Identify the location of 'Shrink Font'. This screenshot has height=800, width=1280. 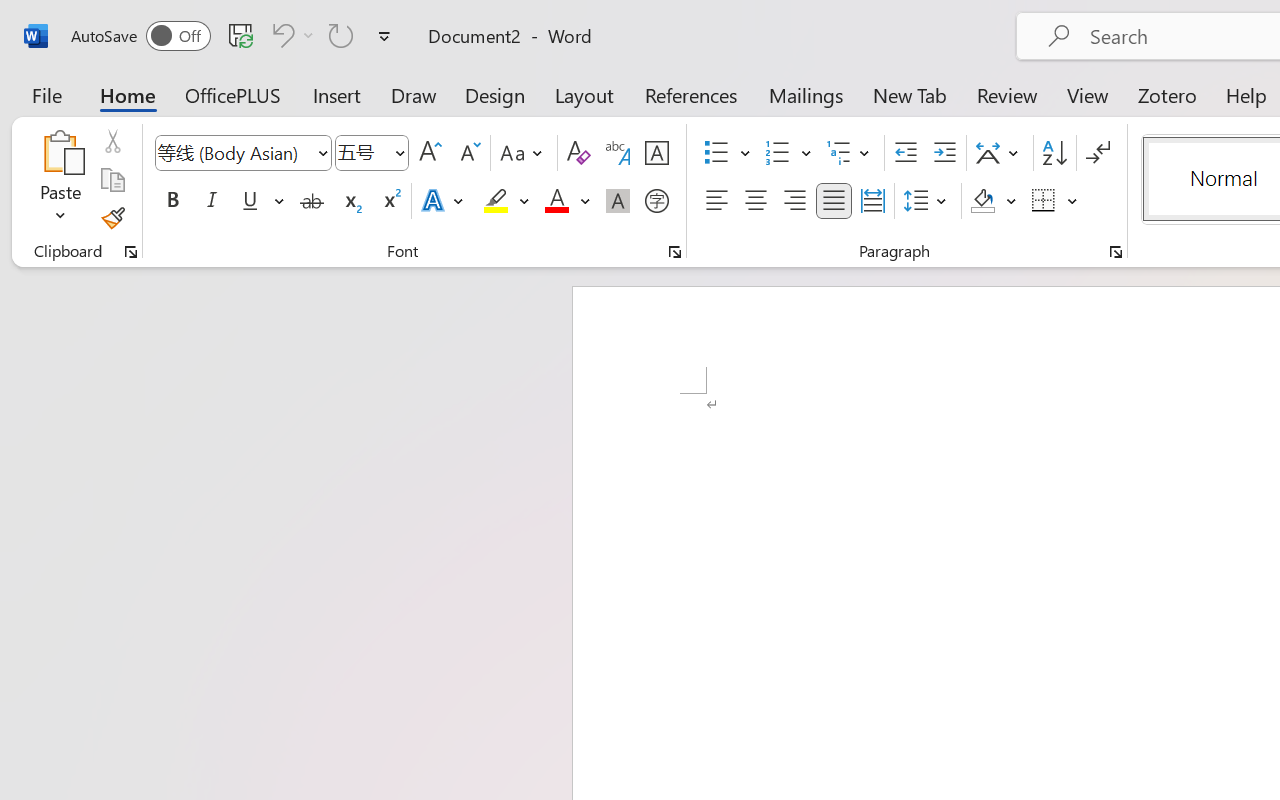
(467, 153).